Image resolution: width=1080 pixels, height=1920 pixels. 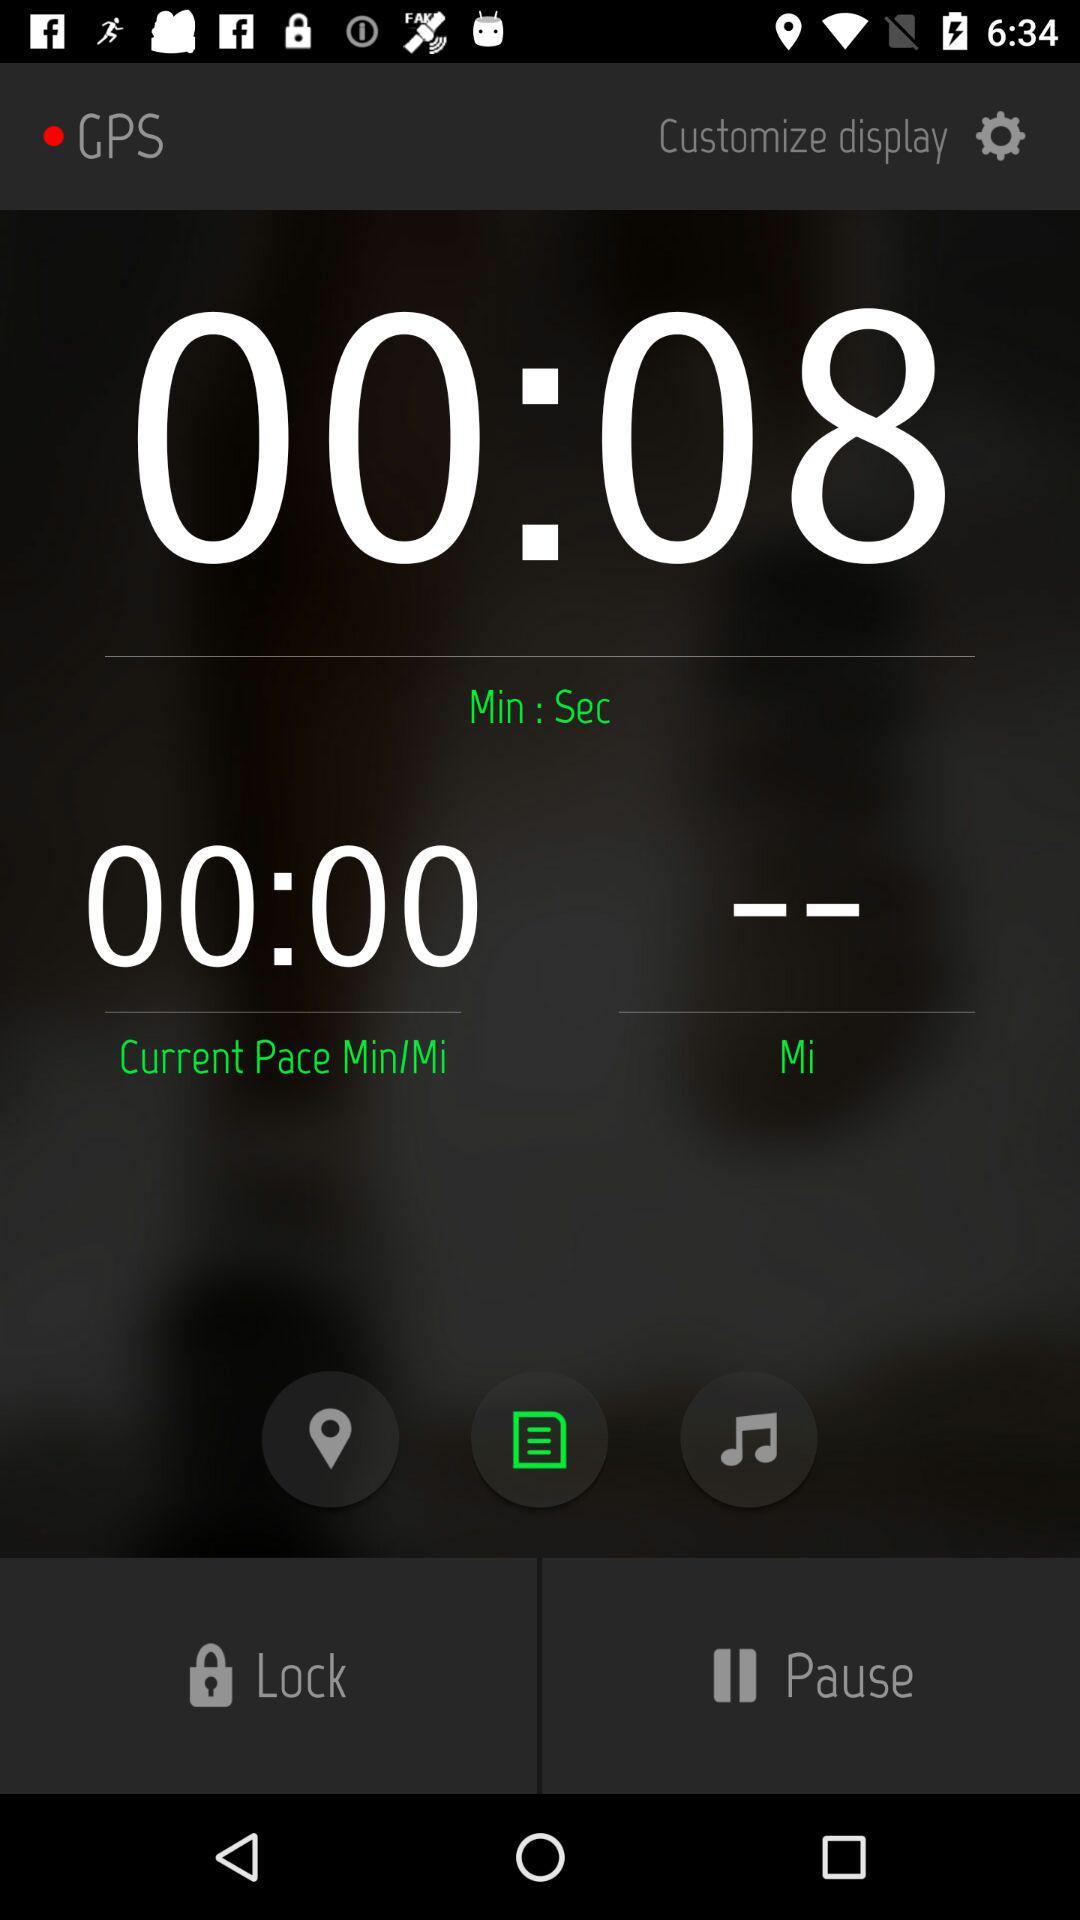 I want to click on open music, so click(x=748, y=1438).